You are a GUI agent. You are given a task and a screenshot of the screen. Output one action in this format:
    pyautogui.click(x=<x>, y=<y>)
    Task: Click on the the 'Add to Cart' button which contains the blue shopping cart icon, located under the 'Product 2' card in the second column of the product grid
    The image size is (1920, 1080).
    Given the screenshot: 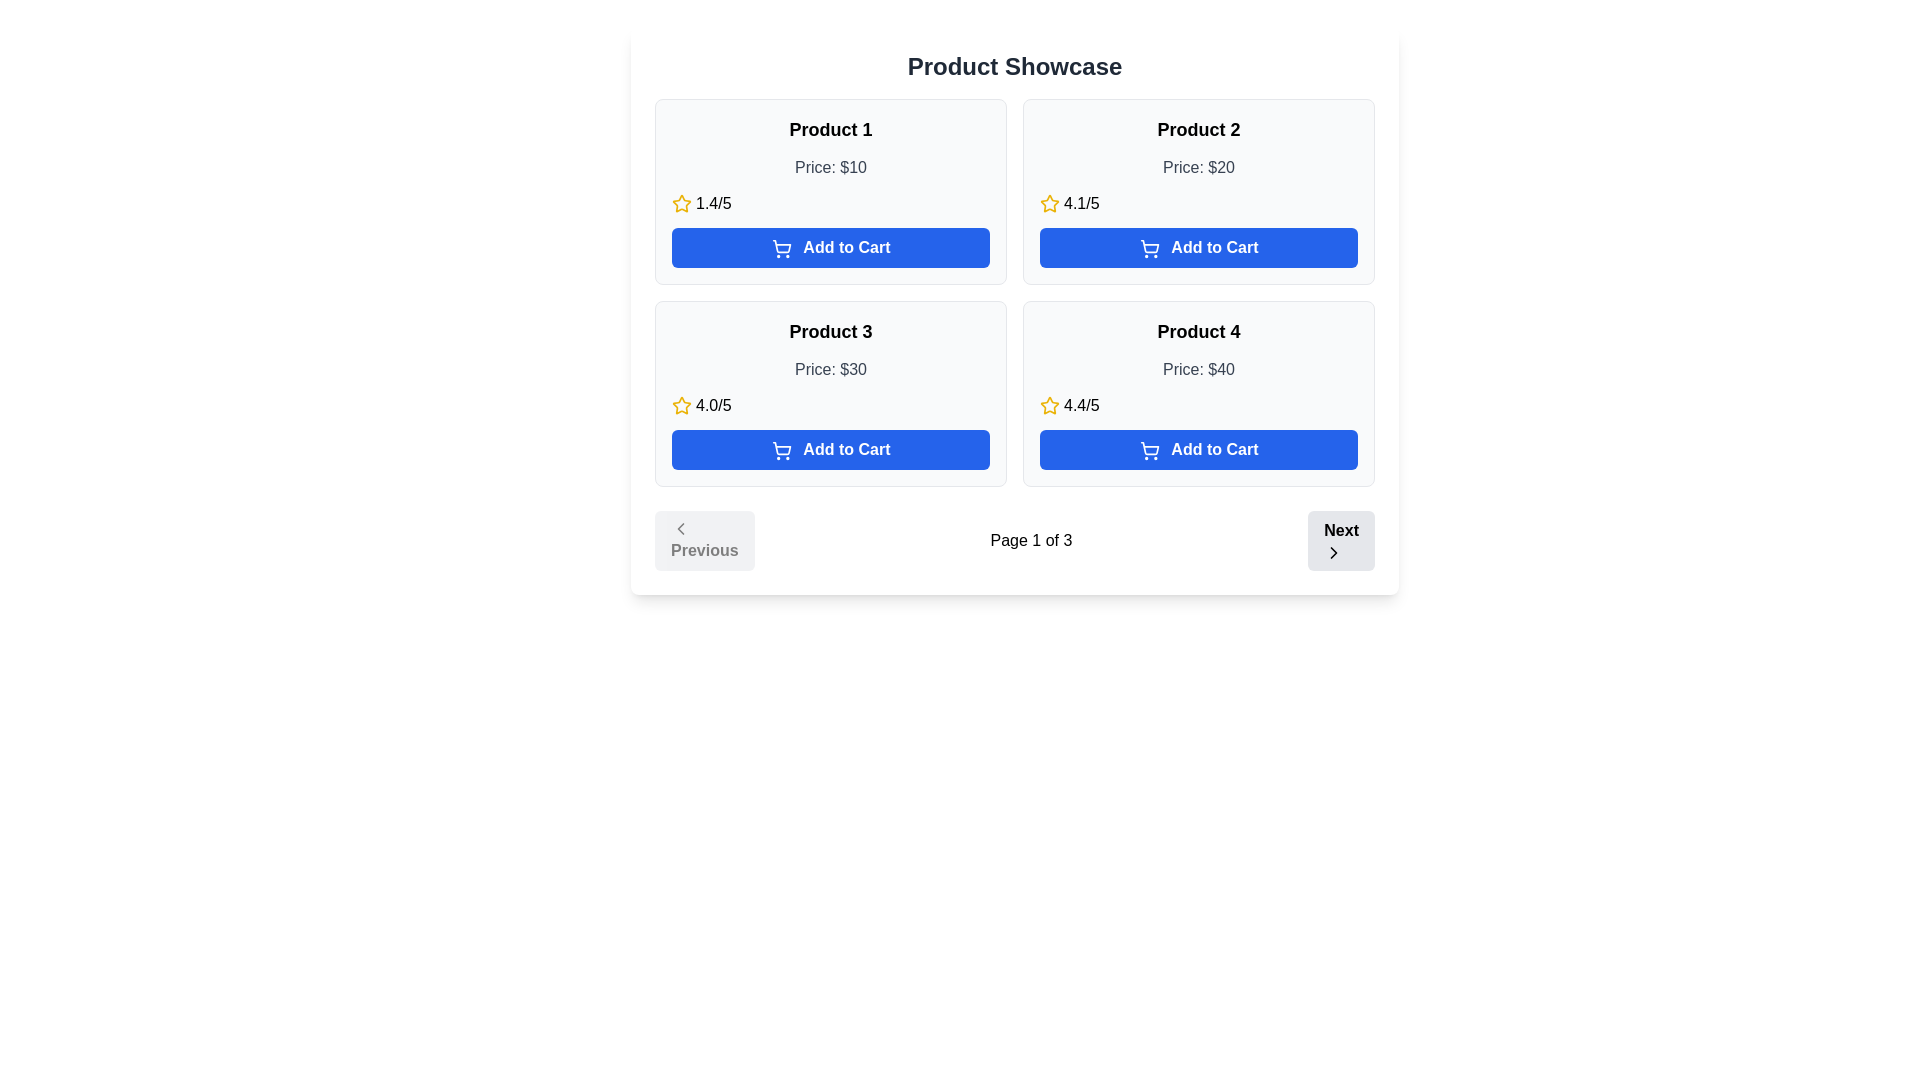 What is the action you would take?
    pyautogui.click(x=1149, y=247)
    